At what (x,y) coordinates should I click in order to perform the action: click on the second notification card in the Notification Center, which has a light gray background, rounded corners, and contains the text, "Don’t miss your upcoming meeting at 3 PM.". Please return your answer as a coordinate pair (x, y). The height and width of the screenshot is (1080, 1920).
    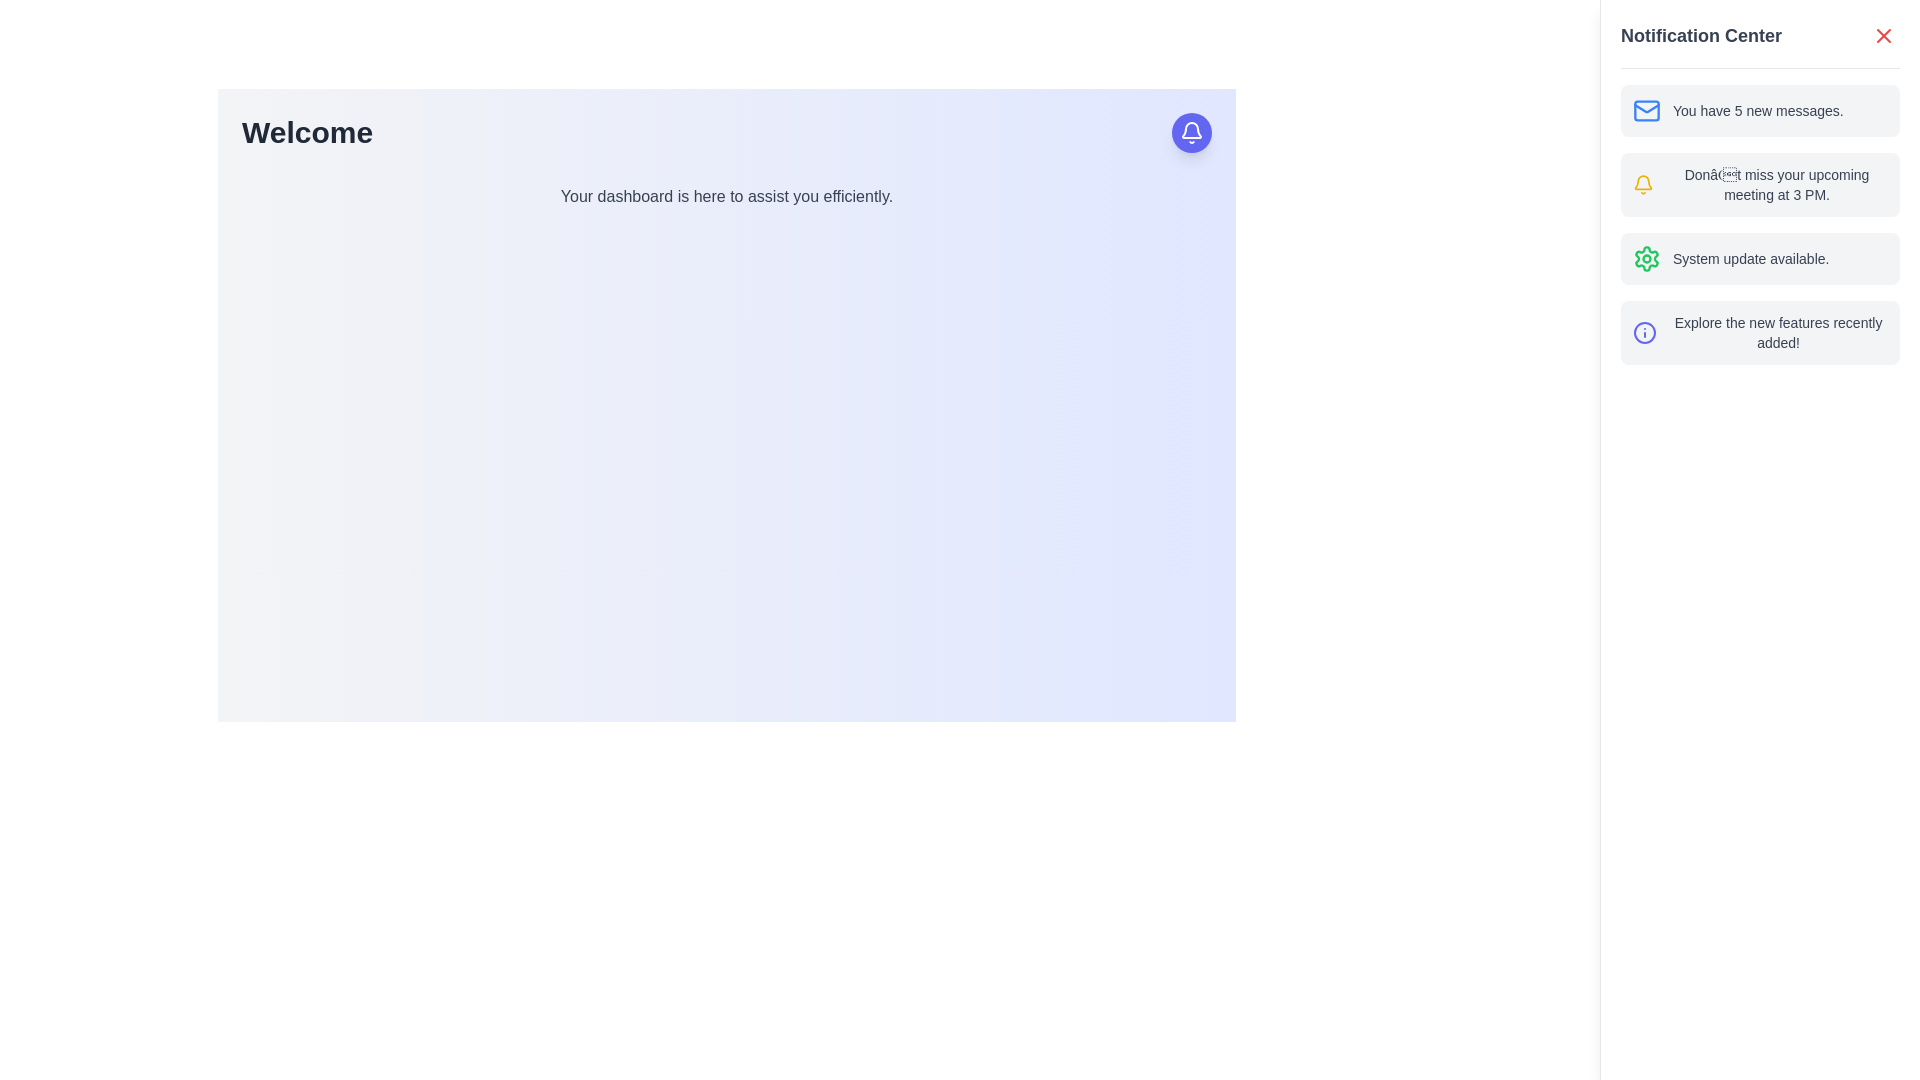
    Looking at the image, I should click on (1760, 185).